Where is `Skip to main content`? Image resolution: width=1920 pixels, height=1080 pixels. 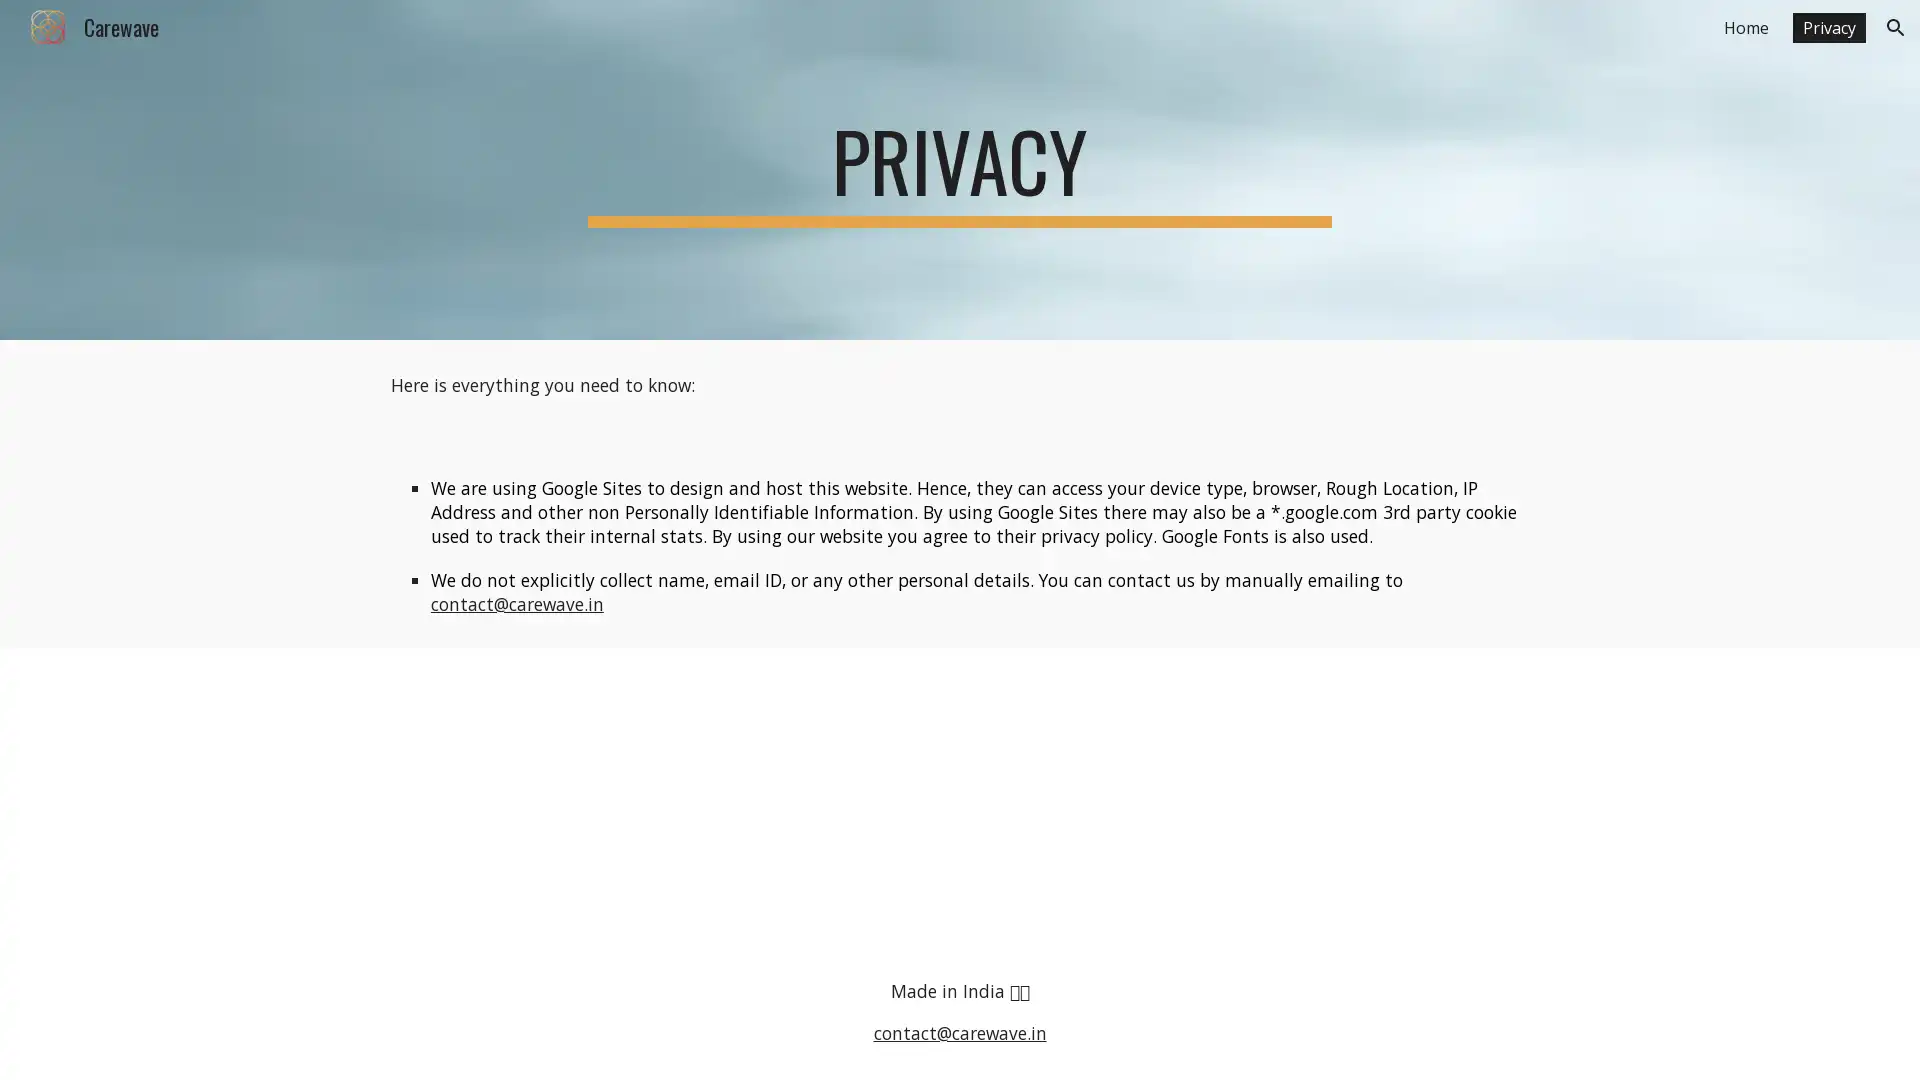 Skip to main content is located at coordinates (787, 37).